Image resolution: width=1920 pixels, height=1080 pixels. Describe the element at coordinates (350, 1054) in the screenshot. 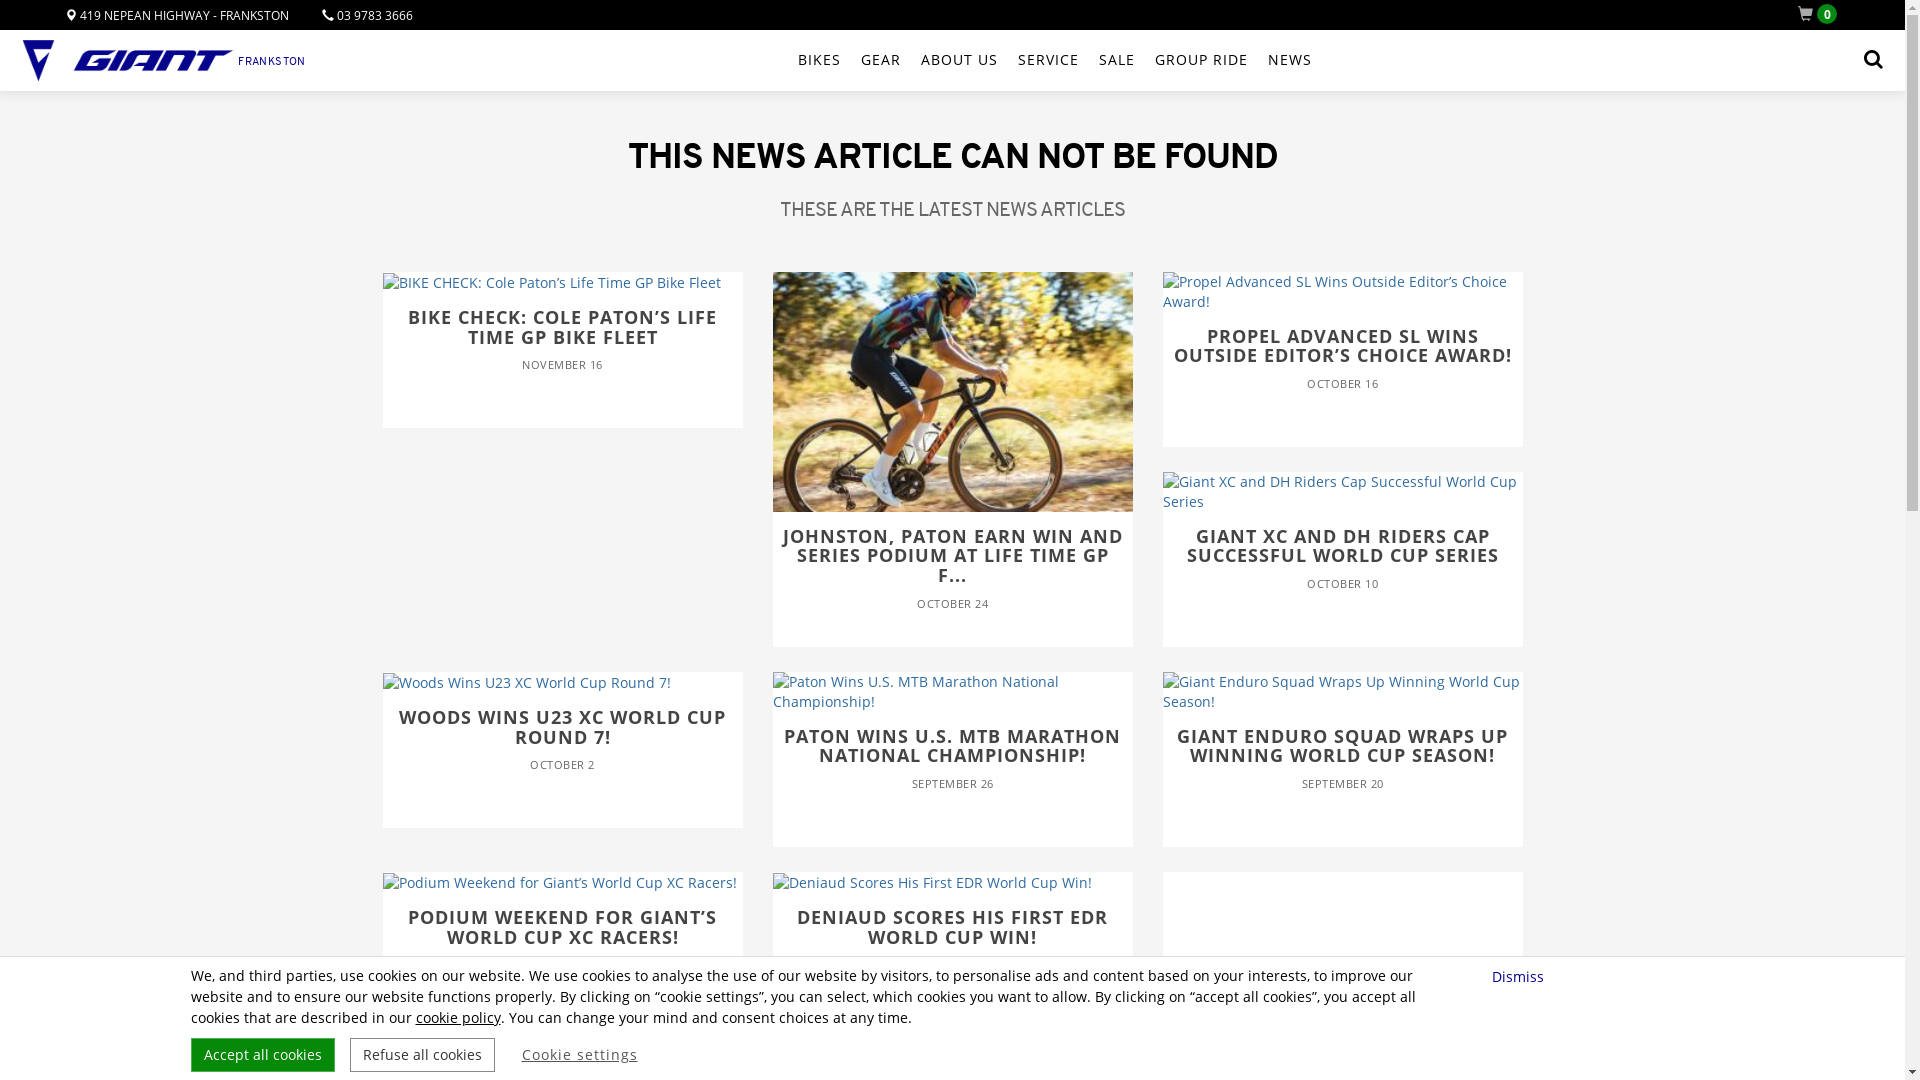

I see `'Refuse all cookies'` at that location.